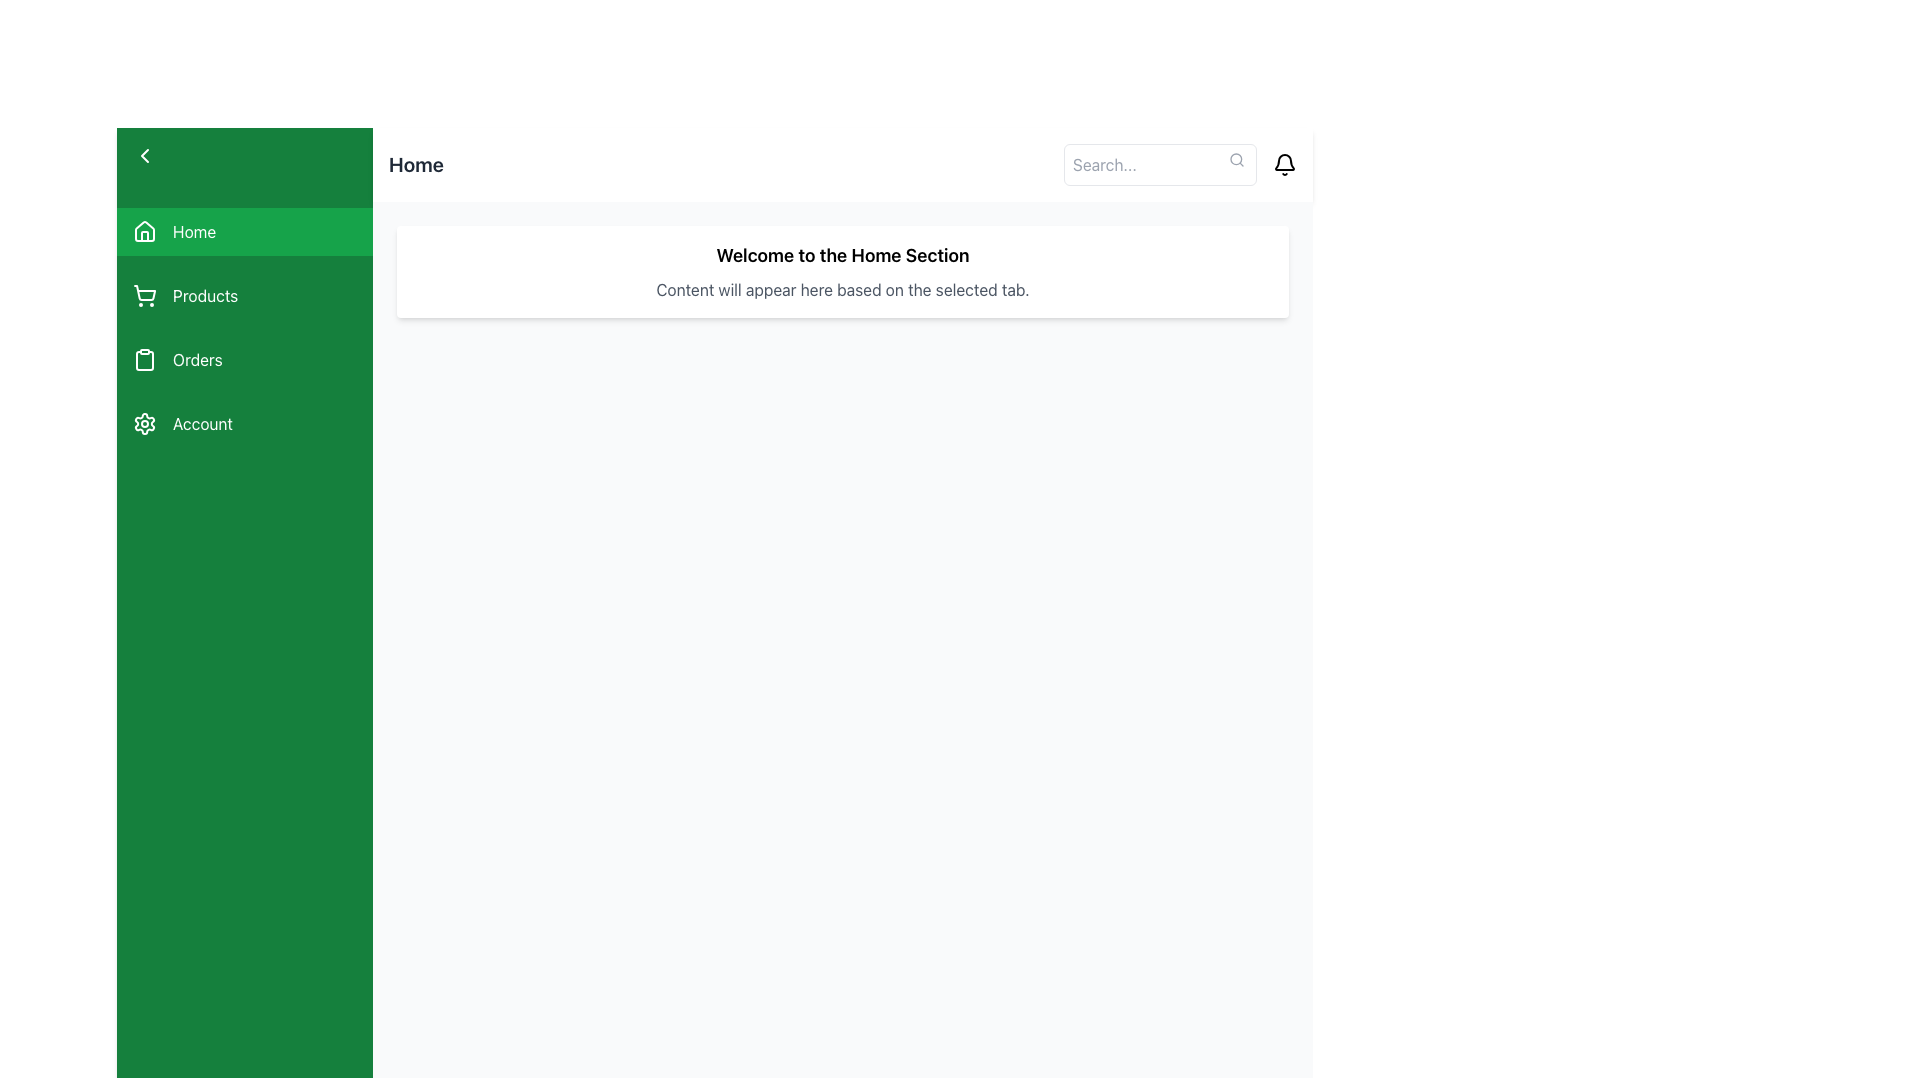  What do you see at coordinates (143, 361) in the screenshot?
I see `the clipboard icon in the 'Orders' menu item, which is the third option in the sidebar list` at bounding box center [143, 361].